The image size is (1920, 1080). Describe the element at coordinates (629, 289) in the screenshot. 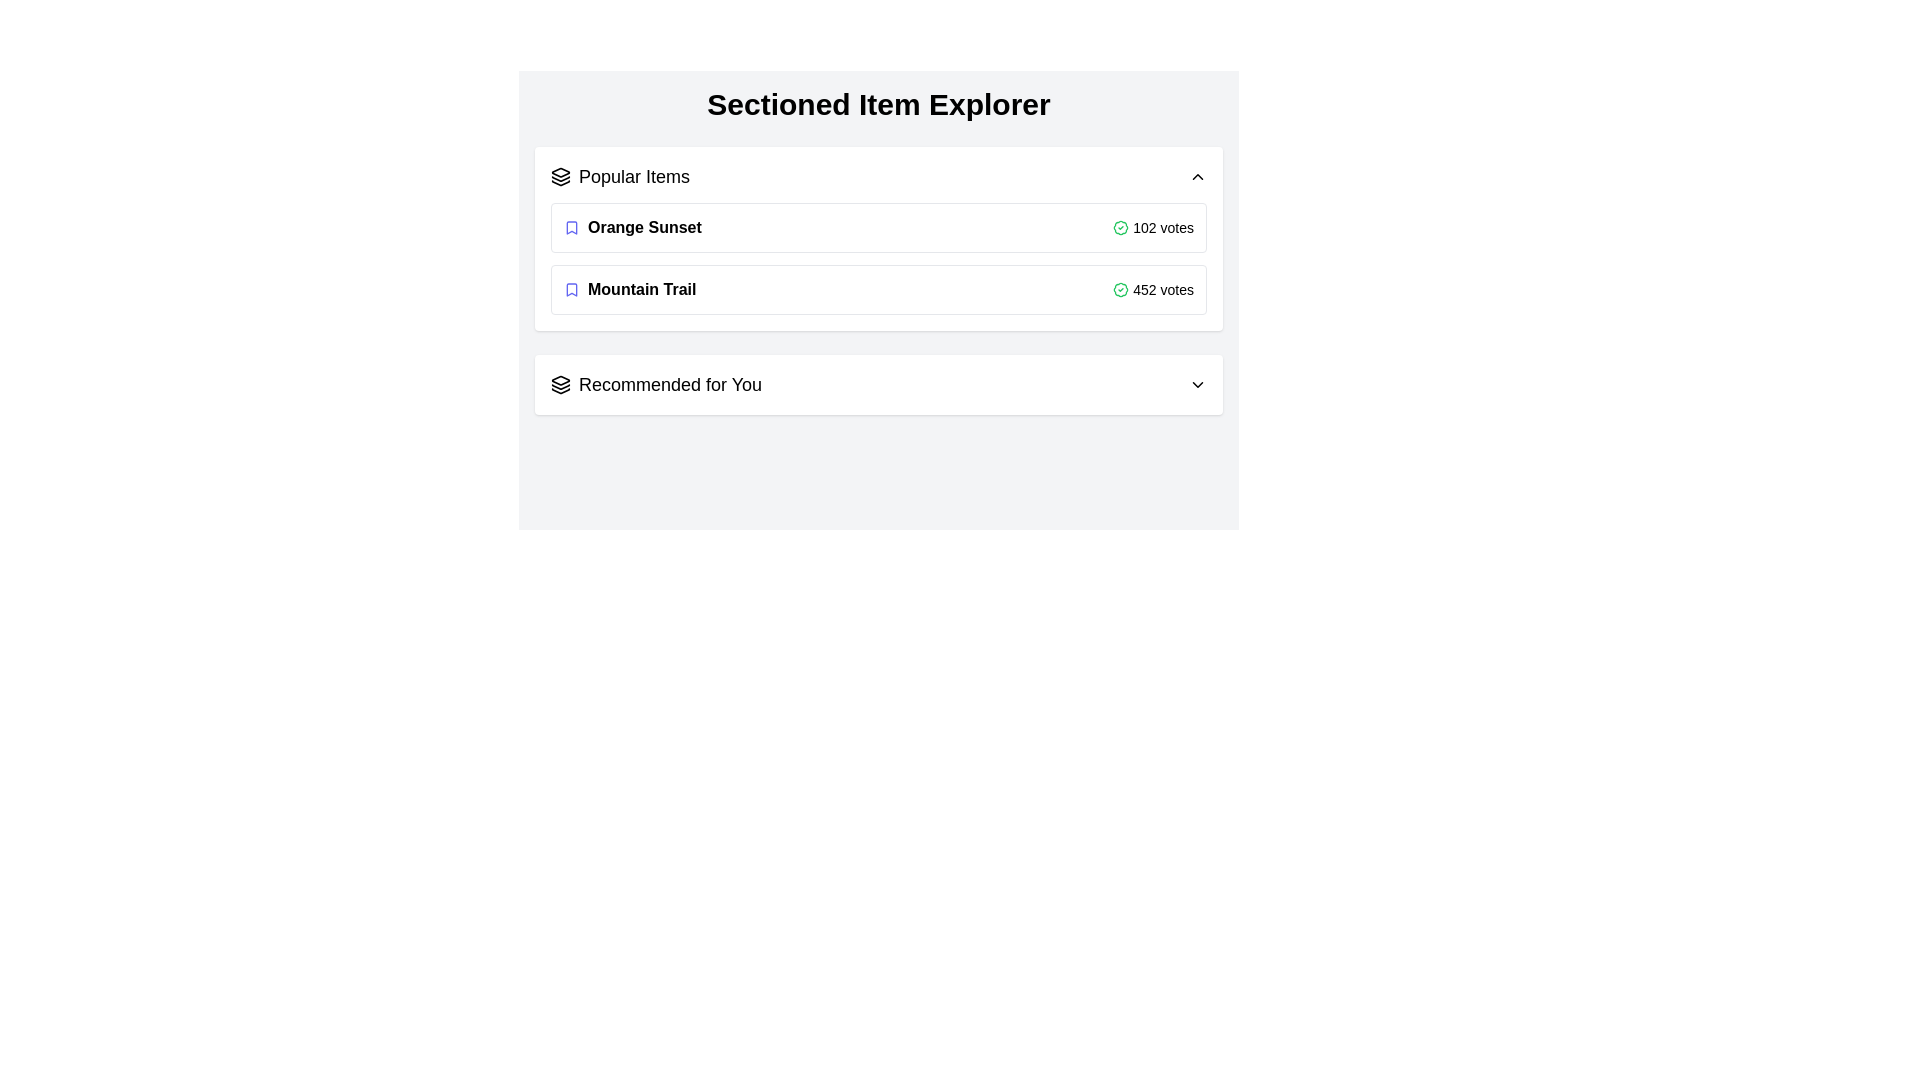

I see `the 'Mountain Trail' text label with icon` at that location.